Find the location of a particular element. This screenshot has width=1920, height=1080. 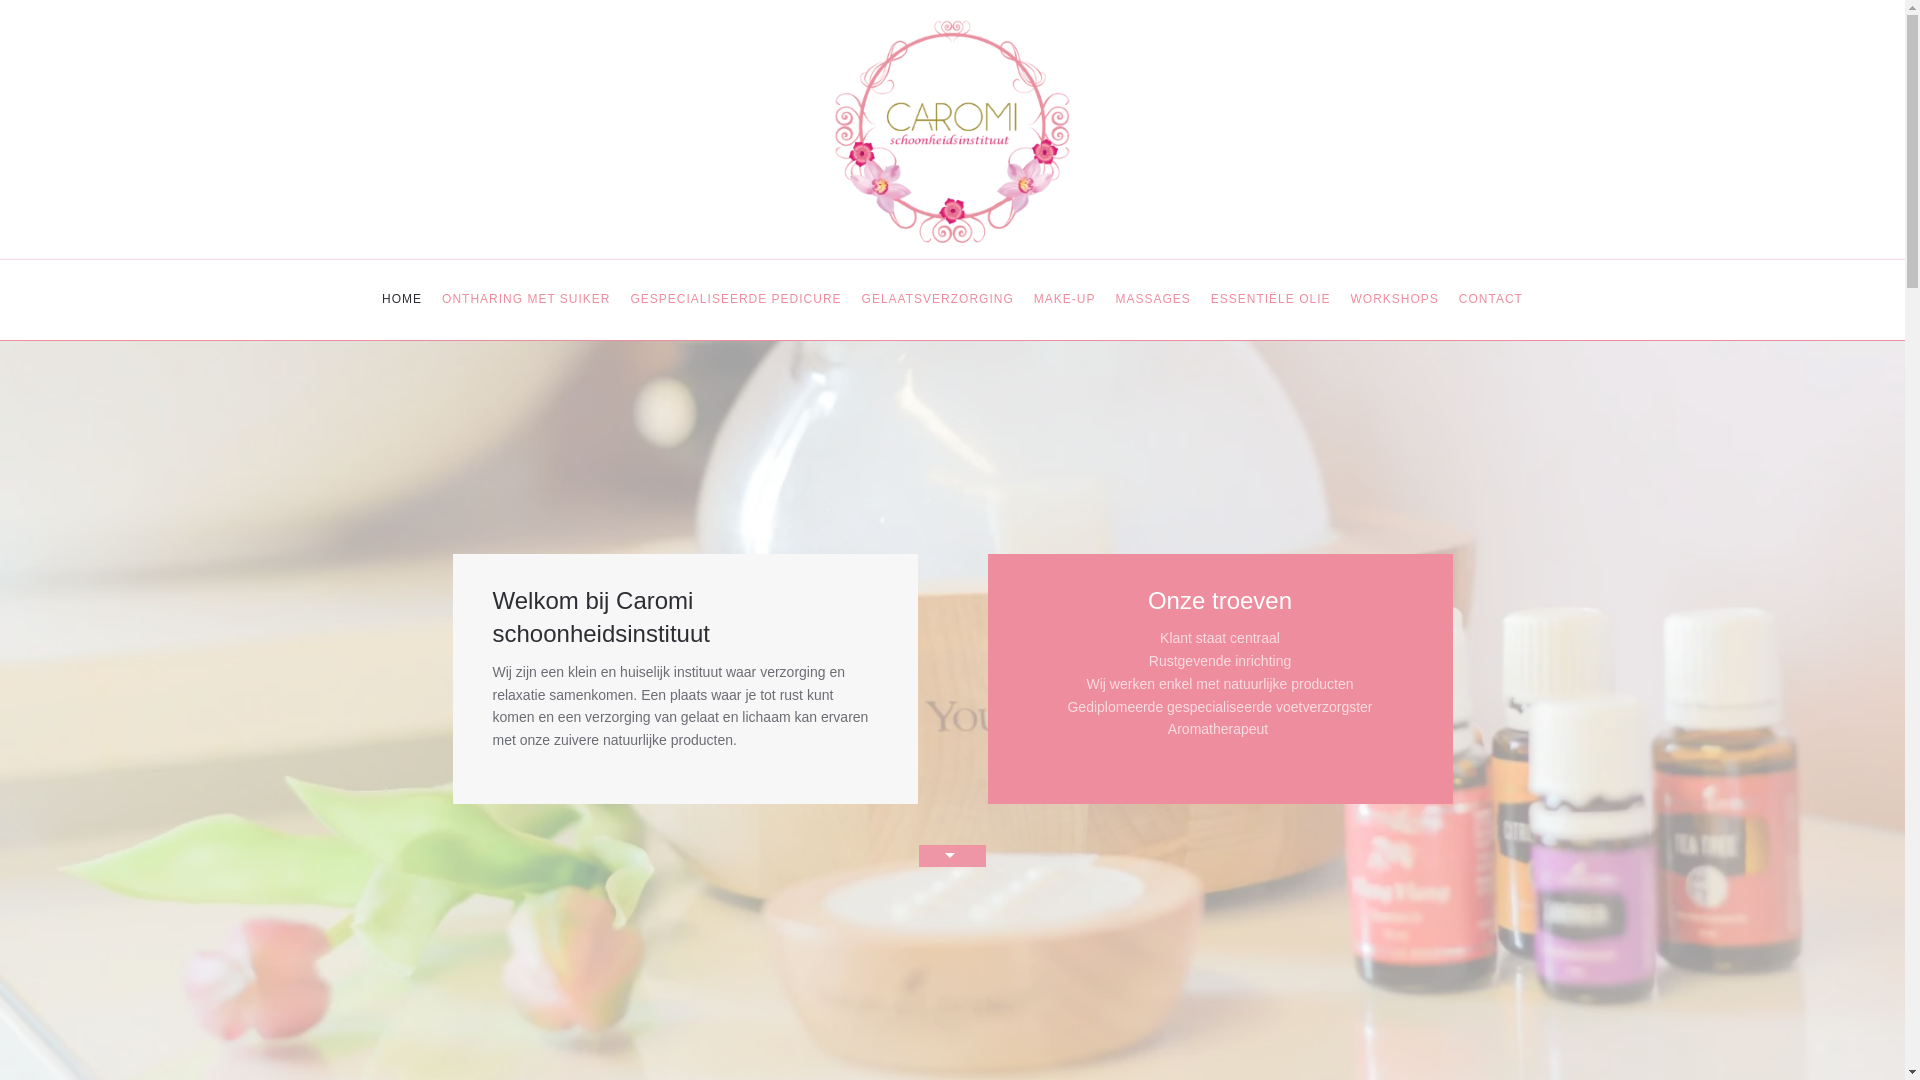

'MASSAGES' is located at coordinates (1152, 300).